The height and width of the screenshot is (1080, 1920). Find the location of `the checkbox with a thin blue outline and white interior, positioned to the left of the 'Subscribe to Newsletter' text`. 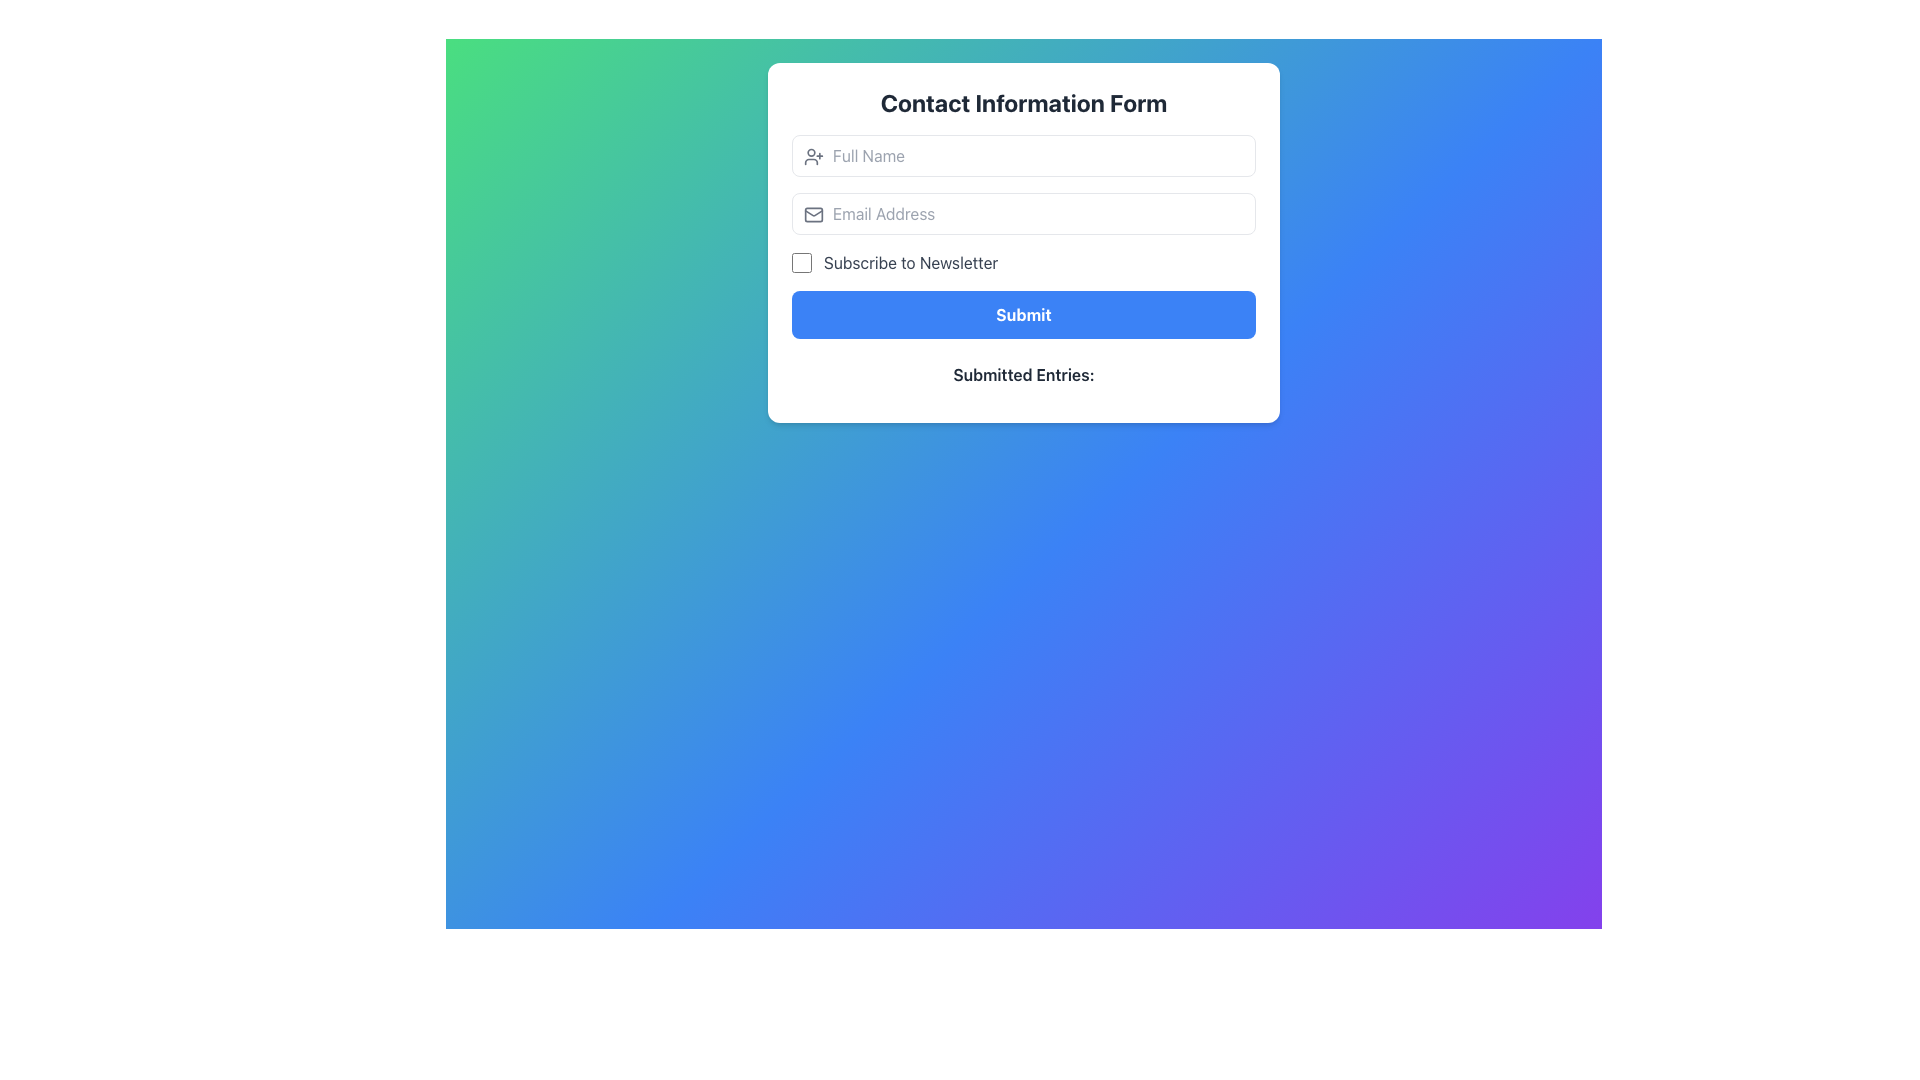

the checkbox with a thin blue outline and white interior, positioned to the left of the 'Subscribe to Newsletter' text is located at coordinates (801, 261).